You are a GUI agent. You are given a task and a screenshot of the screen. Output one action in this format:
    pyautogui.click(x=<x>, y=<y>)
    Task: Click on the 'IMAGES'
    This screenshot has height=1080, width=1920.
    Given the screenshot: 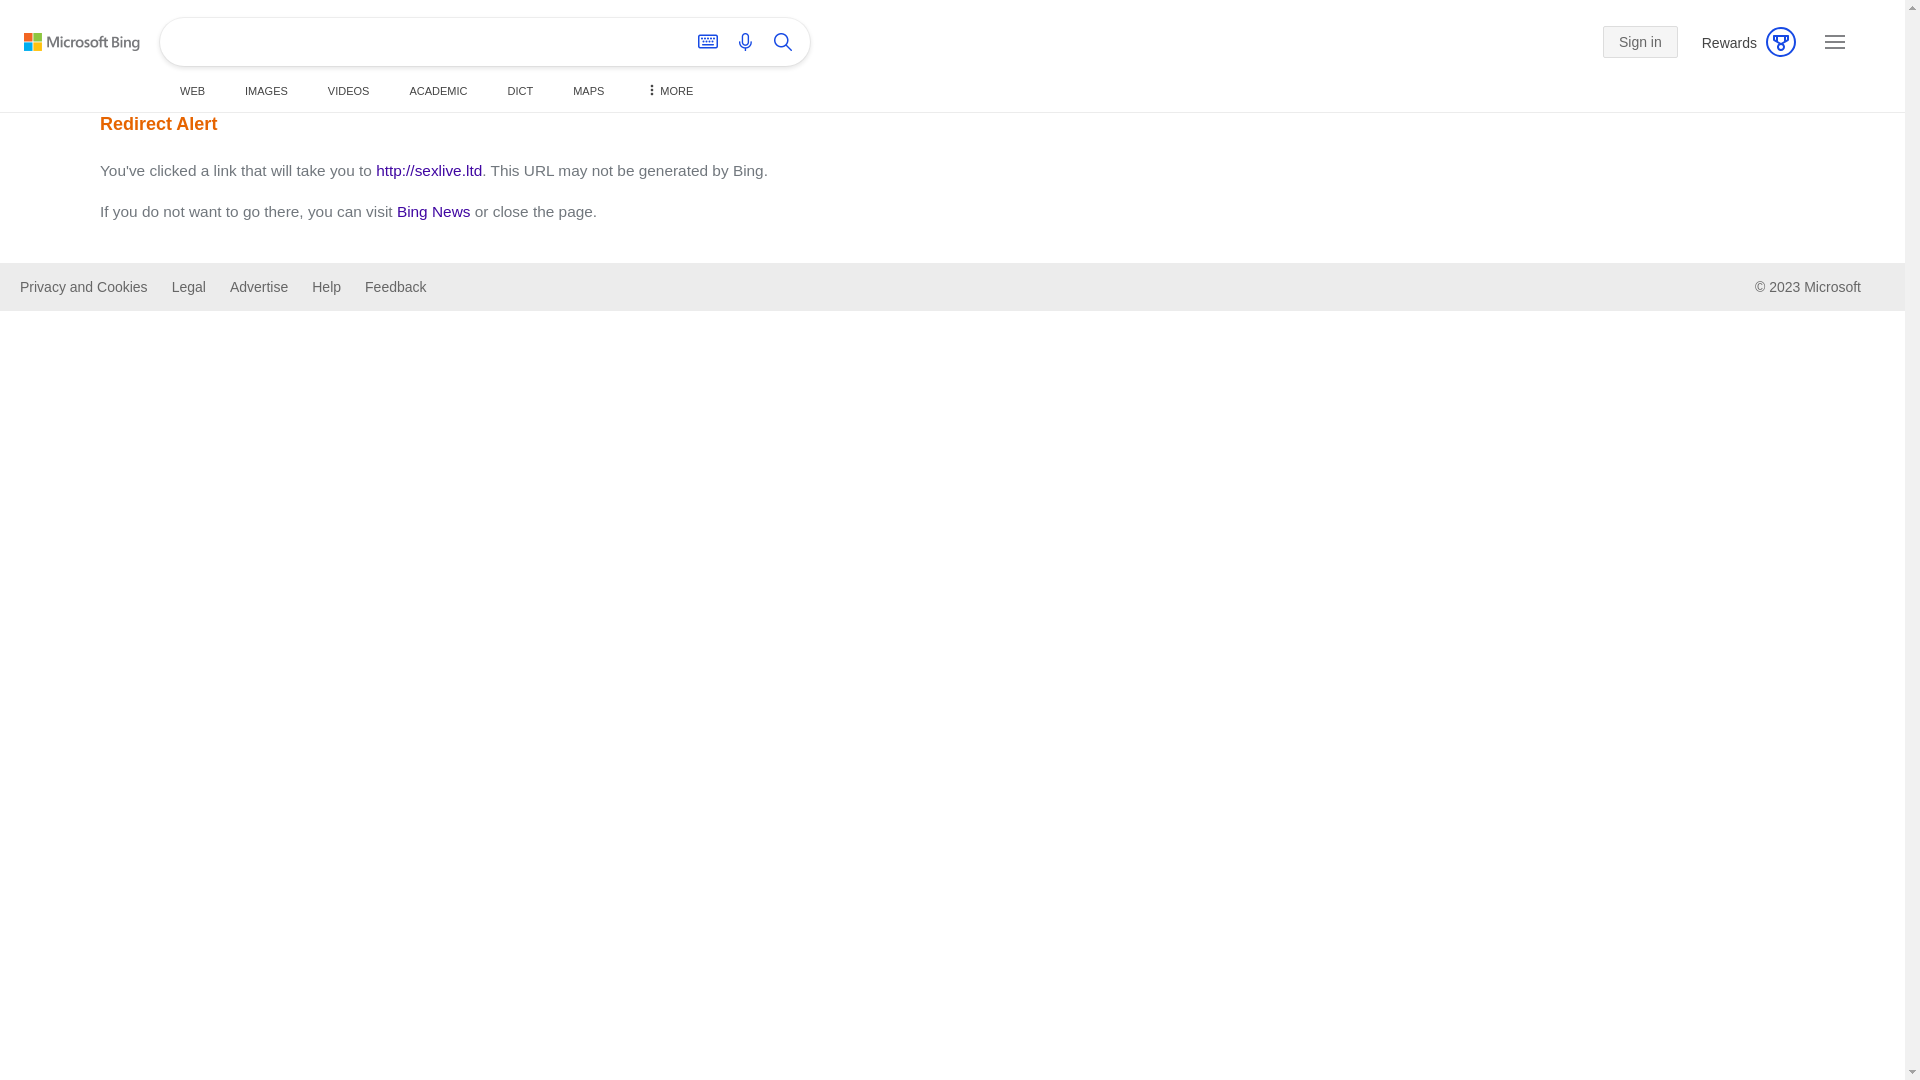 What is the action you would take?
    pyautogui.click(x=236, y=91)
    